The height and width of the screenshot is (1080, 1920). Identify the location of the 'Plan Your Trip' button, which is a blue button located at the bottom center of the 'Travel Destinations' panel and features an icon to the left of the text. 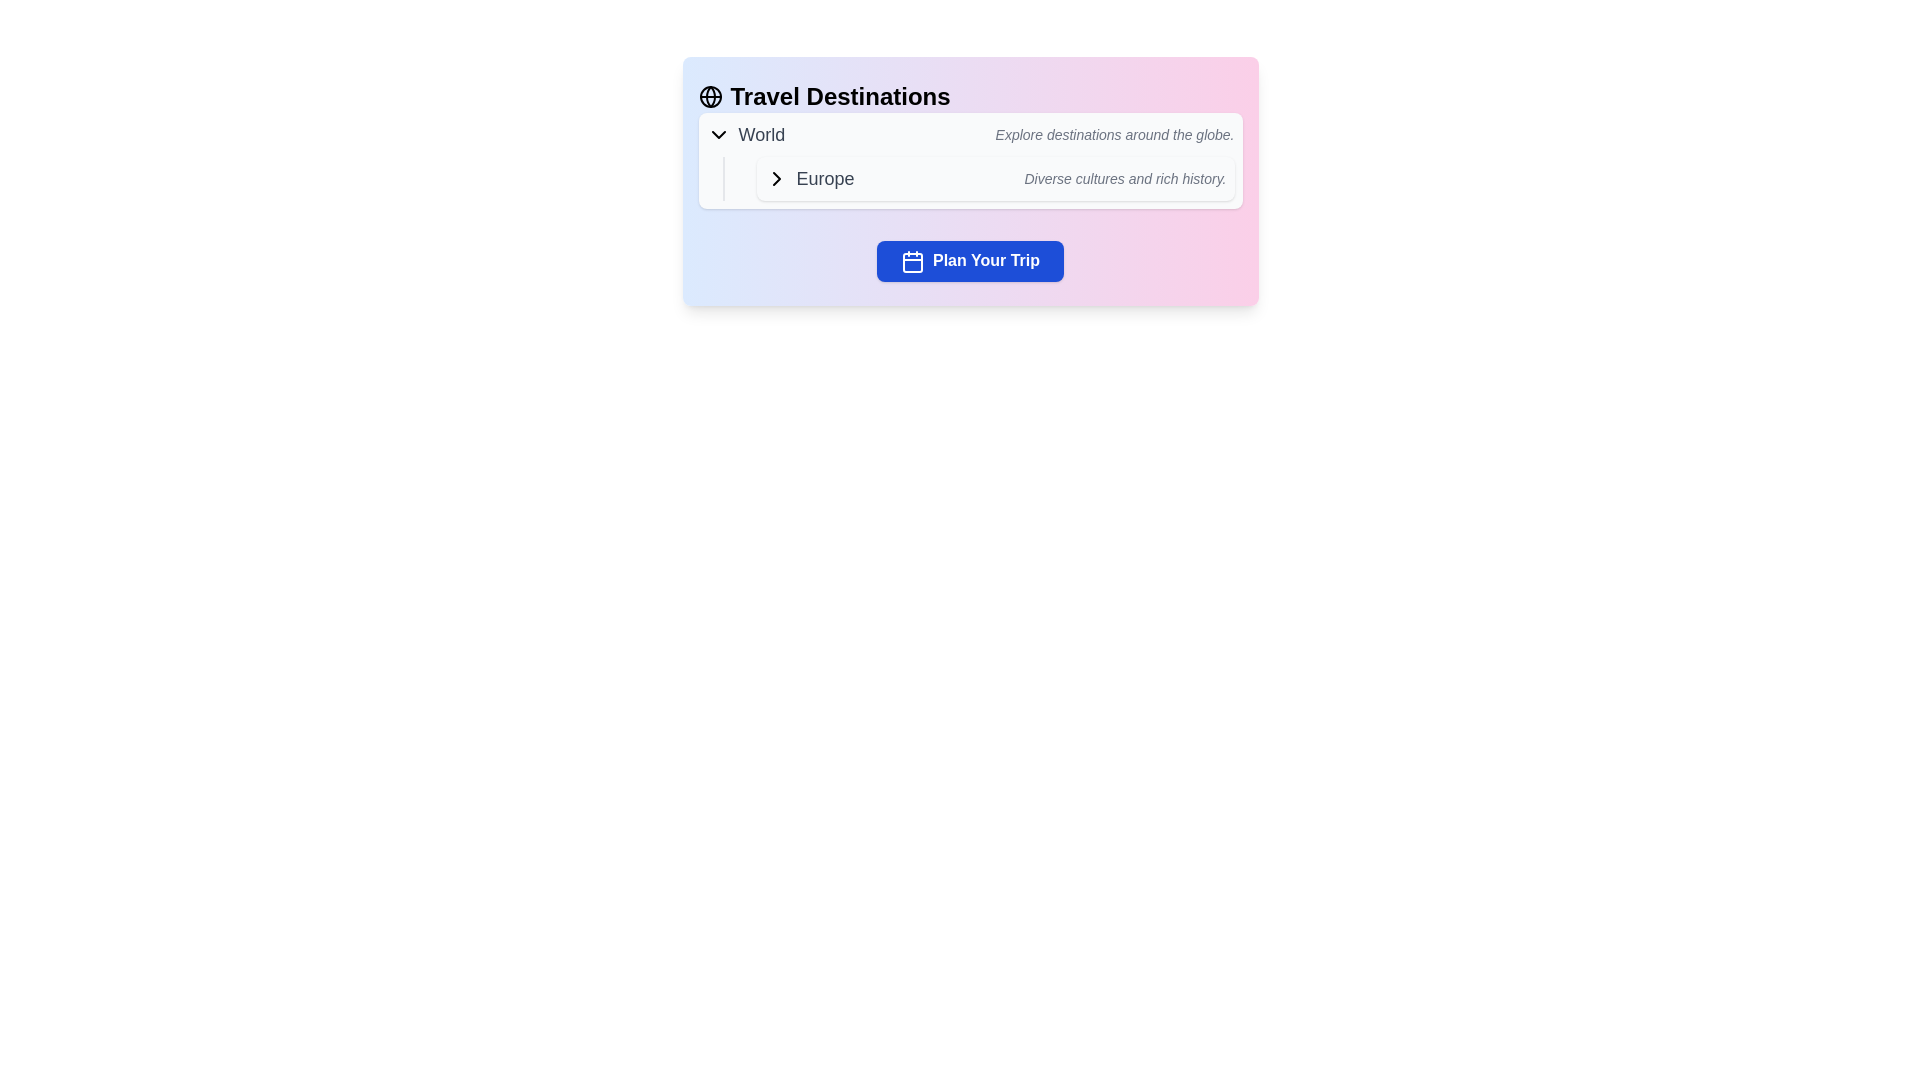
(911, 260).